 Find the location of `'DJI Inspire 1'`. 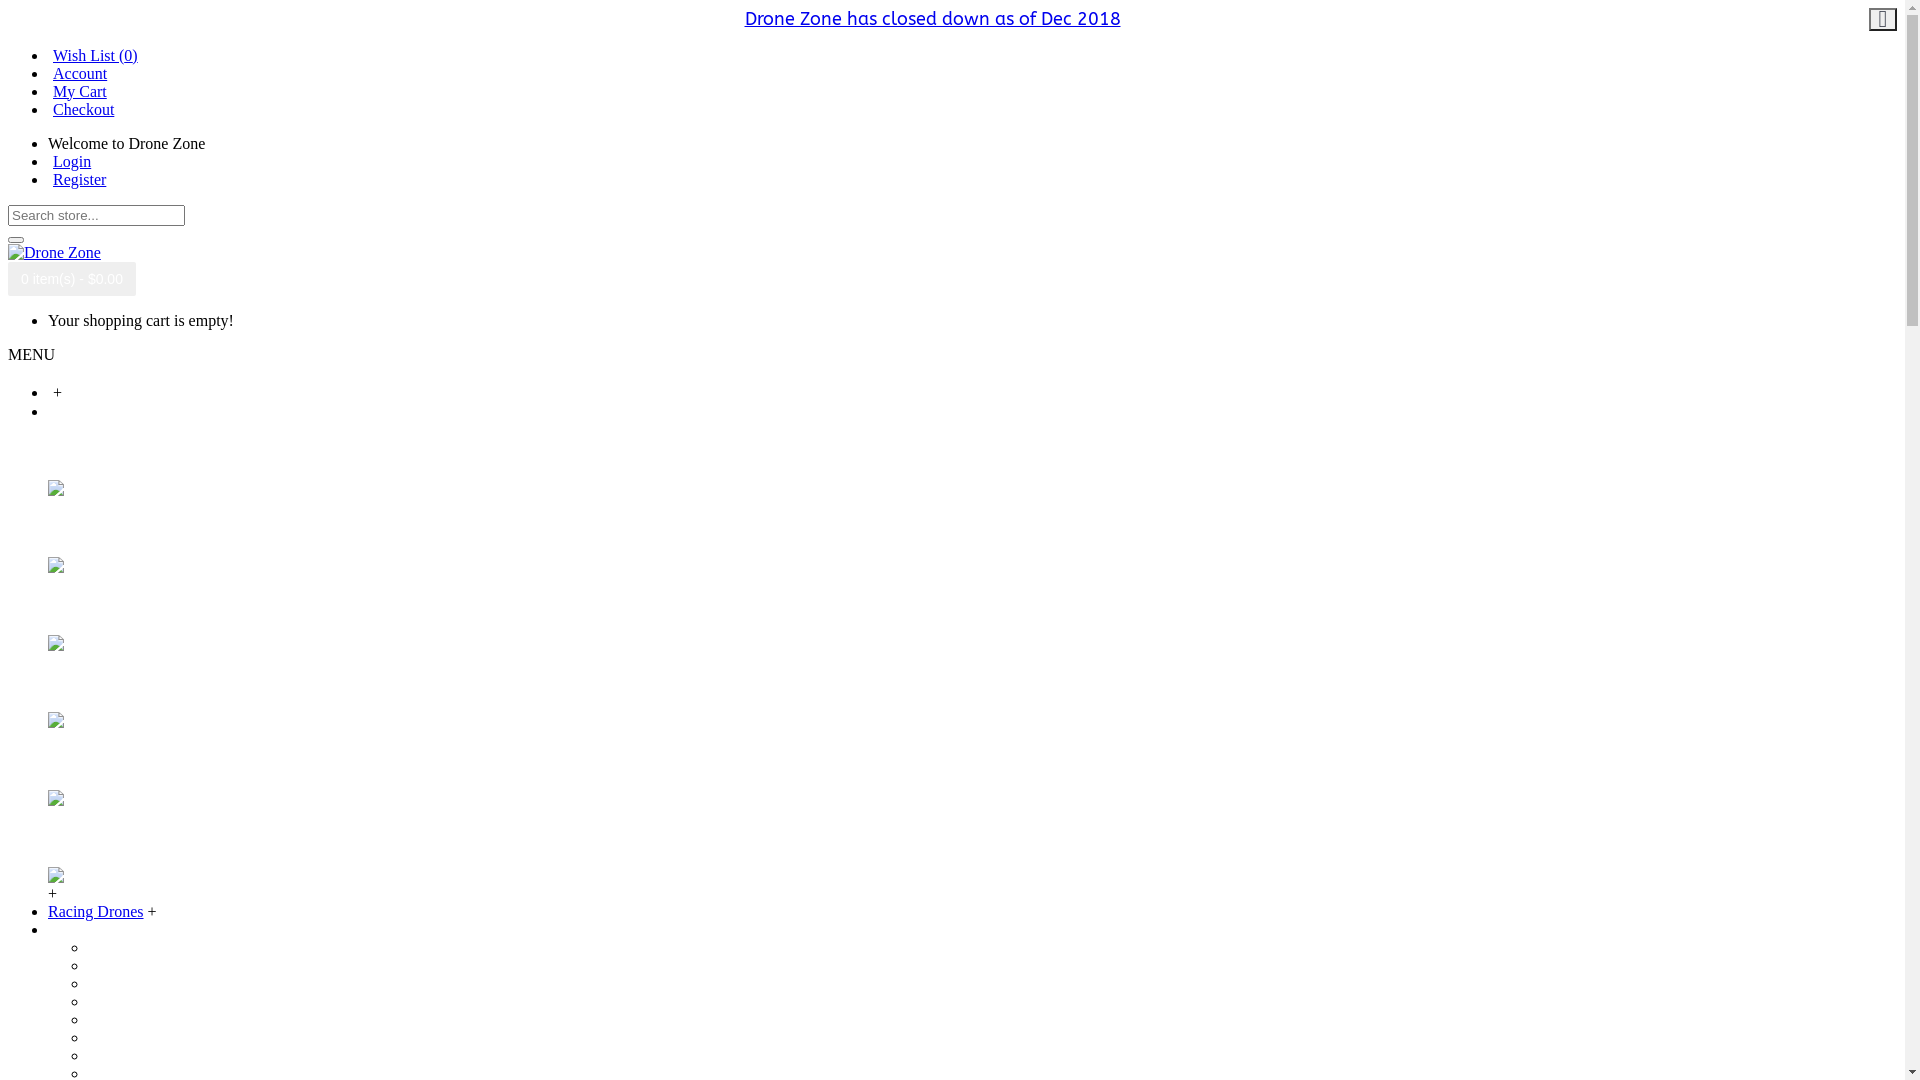

'DJI Inspire 1' is located at coordinates (128, 1019).